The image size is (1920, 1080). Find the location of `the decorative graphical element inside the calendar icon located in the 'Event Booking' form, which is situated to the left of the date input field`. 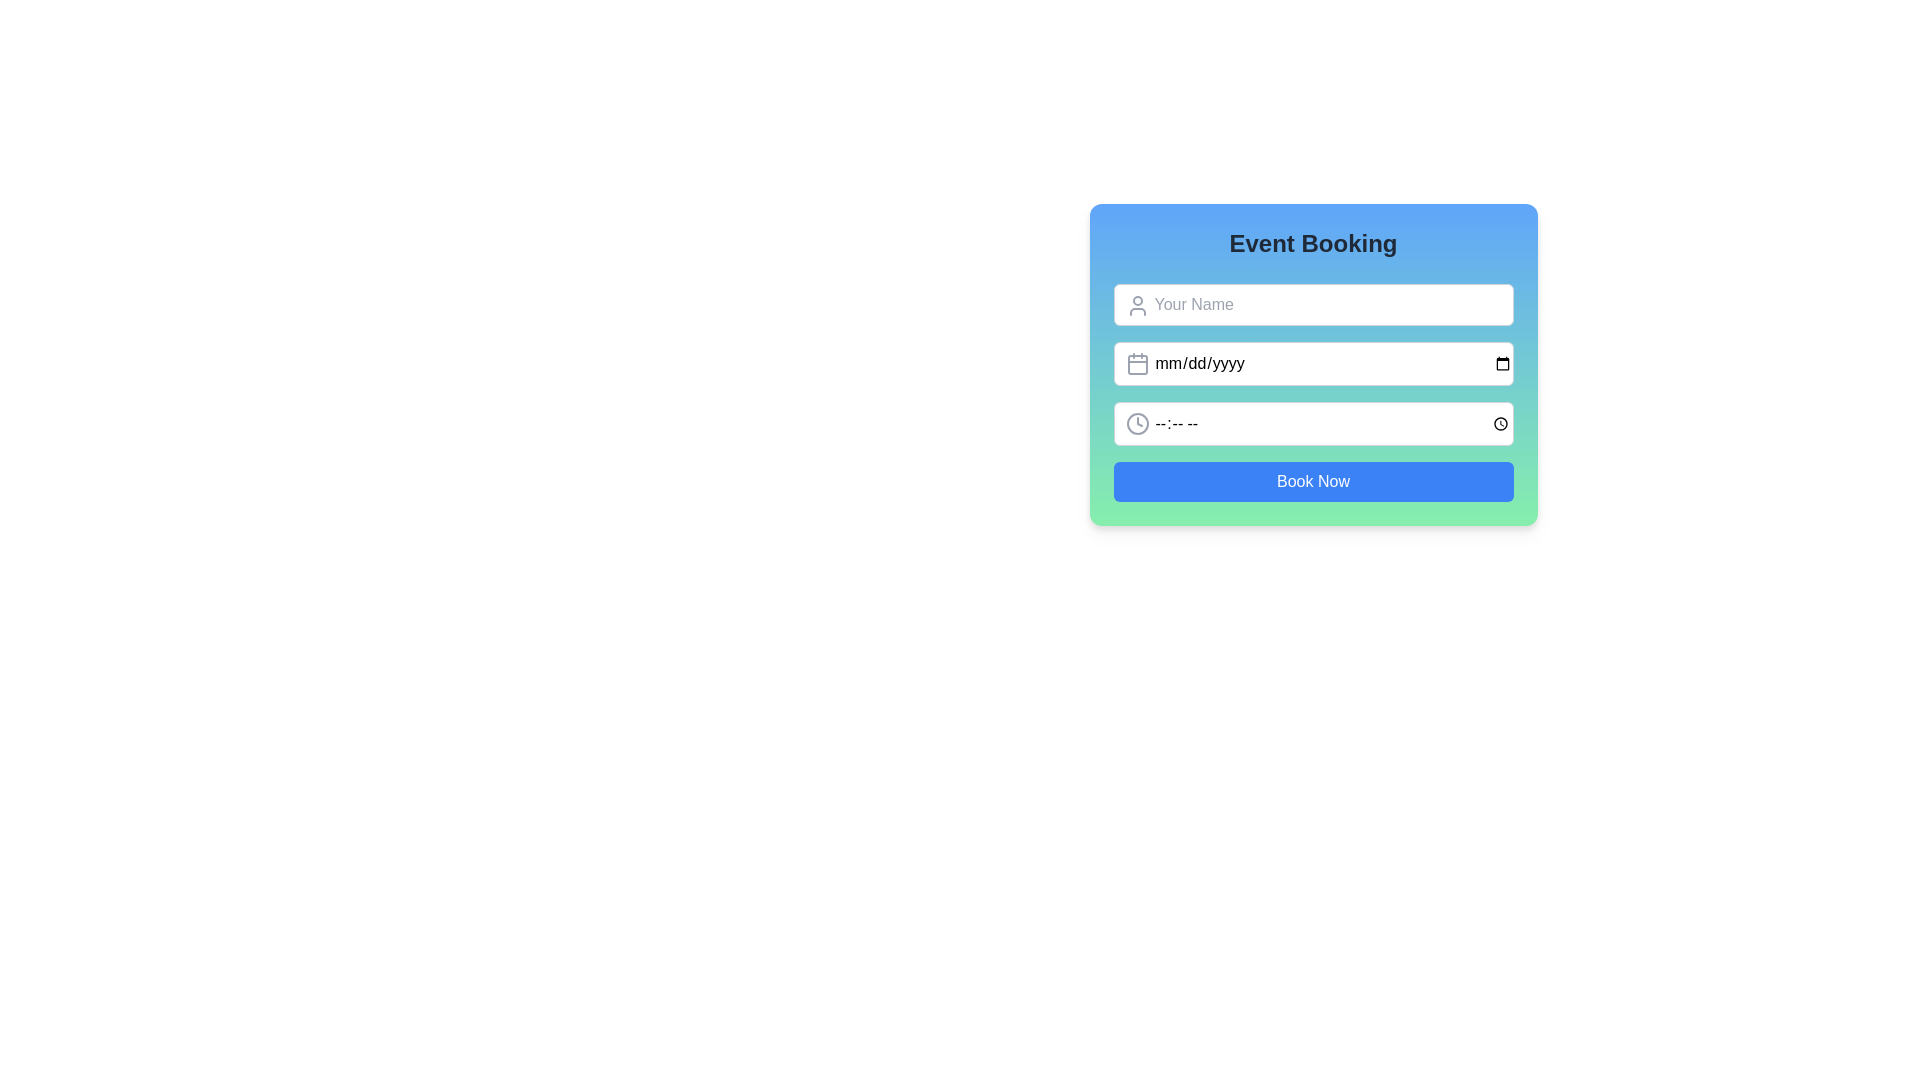

the decorative graphical element inside the calendar icon located in the 'Event Booking' form, which is situated to the left of the date input field is located at coordinates (1137, 365).